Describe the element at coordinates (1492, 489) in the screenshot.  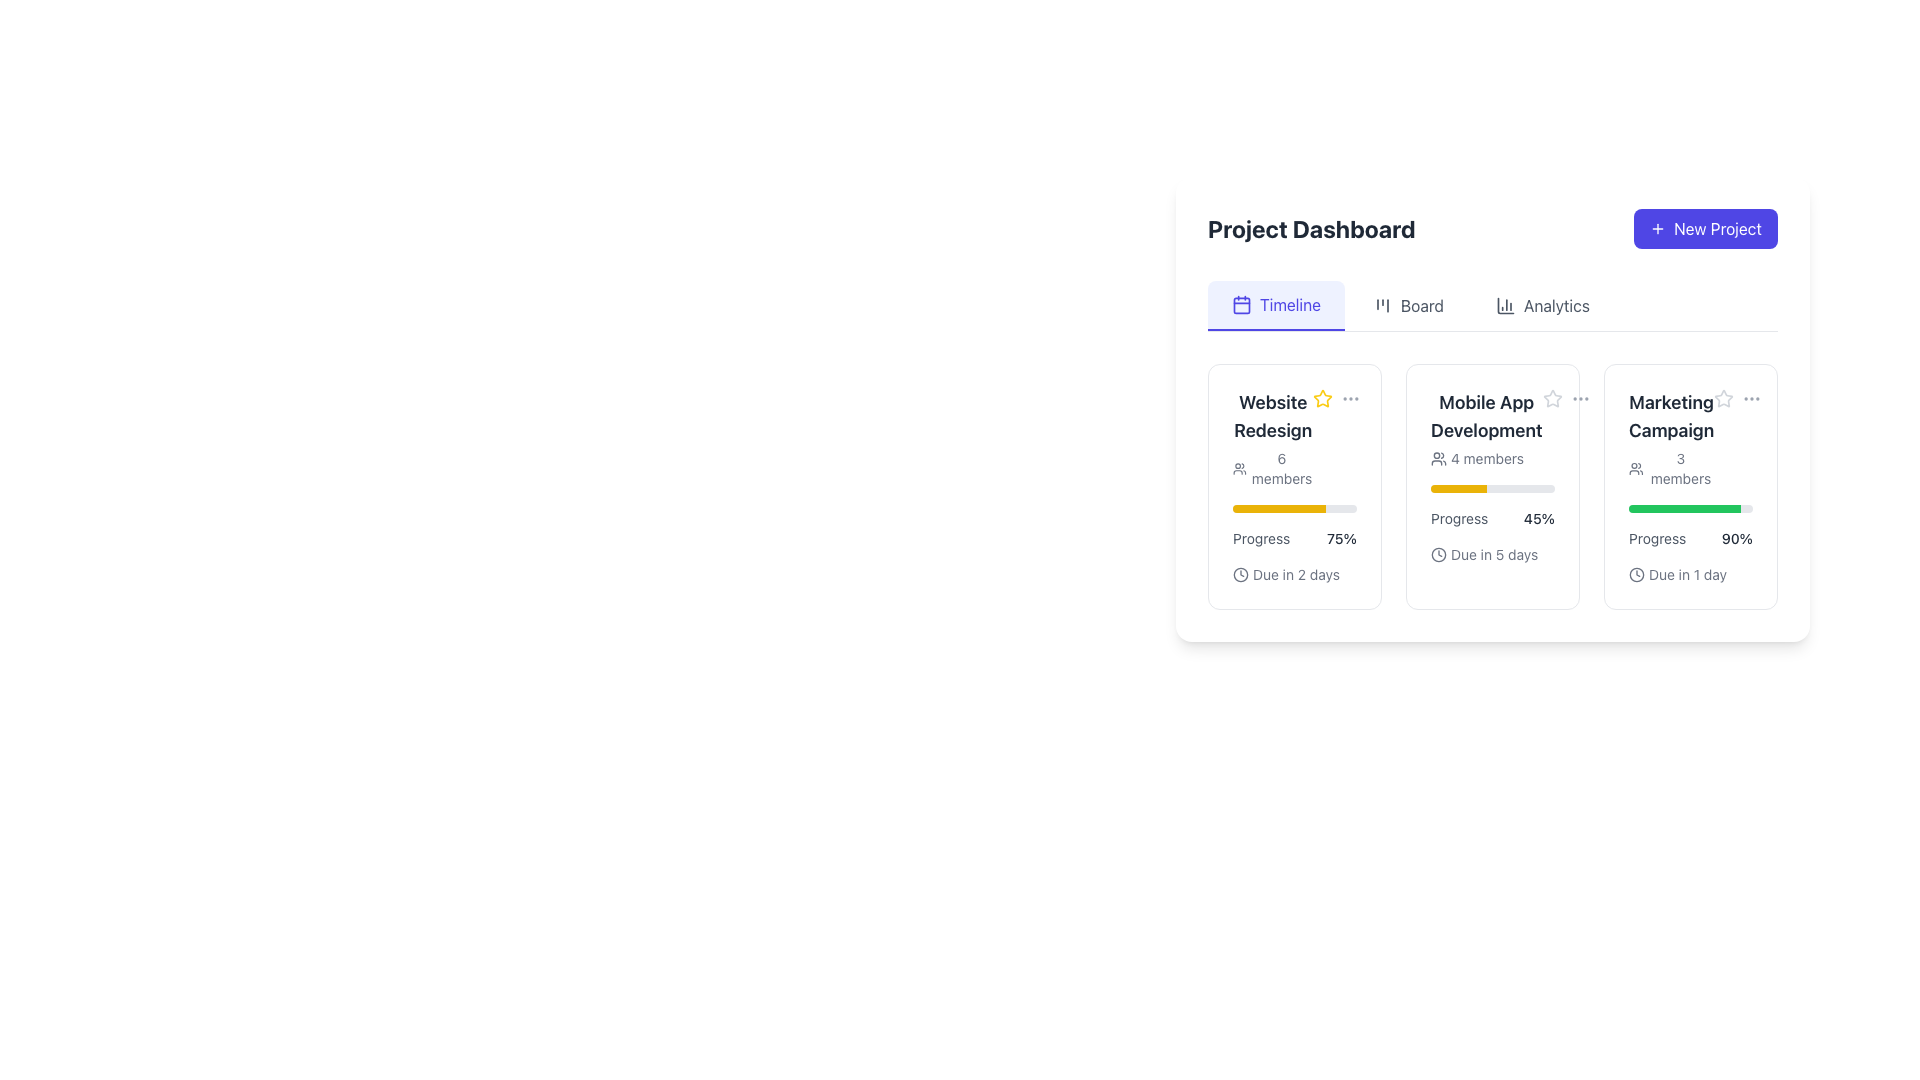
I see `the Progress Bar indicating 45% completion for the 'Mobile App Development' task, which is located at the top of the information section in the dashboard view` at that location.